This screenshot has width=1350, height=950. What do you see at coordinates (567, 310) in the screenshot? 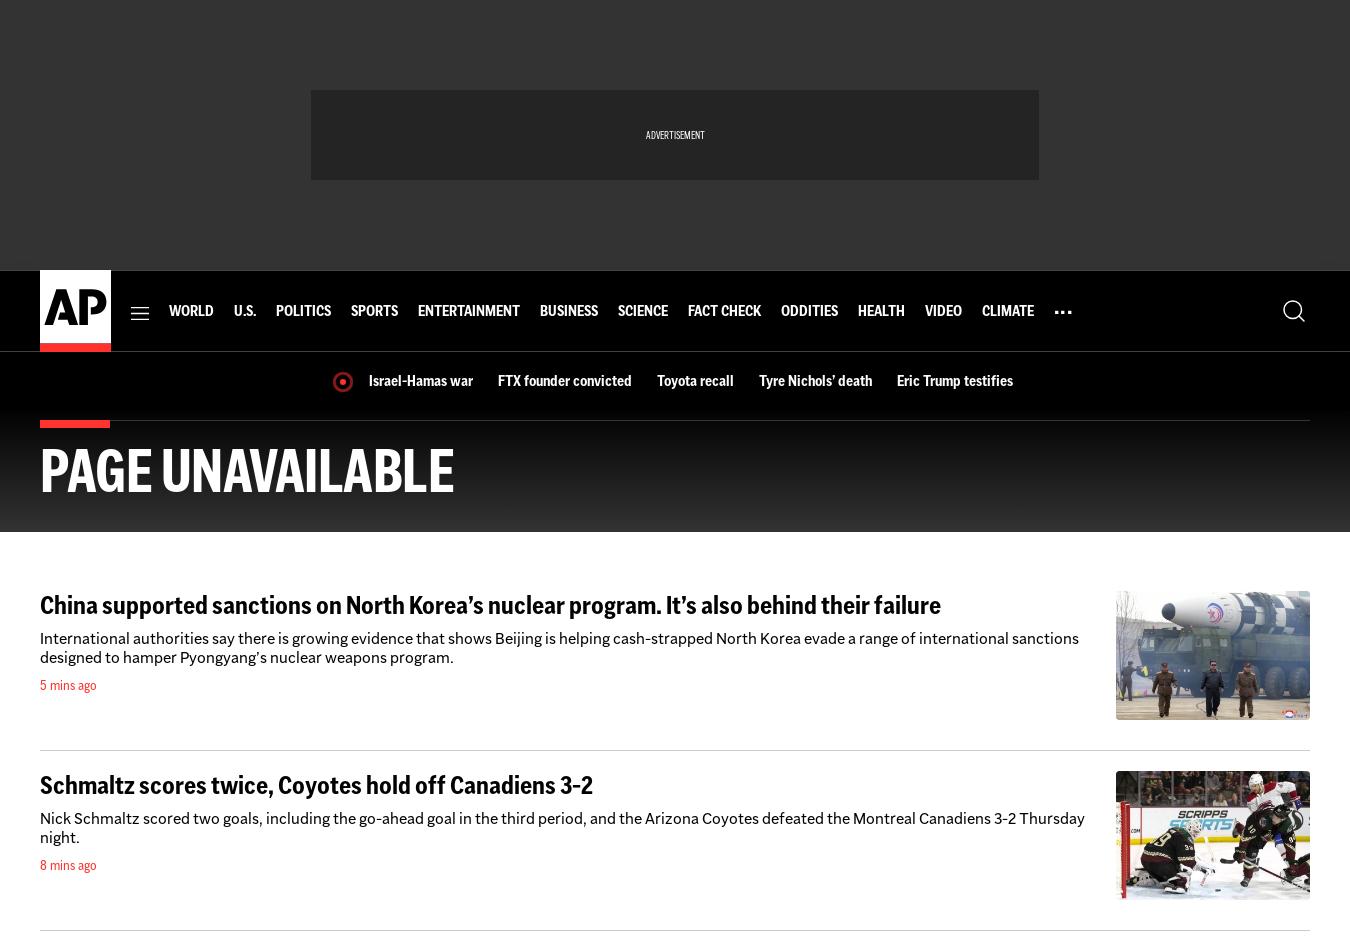
I see `'Business'` at bounding box center [567, 310].